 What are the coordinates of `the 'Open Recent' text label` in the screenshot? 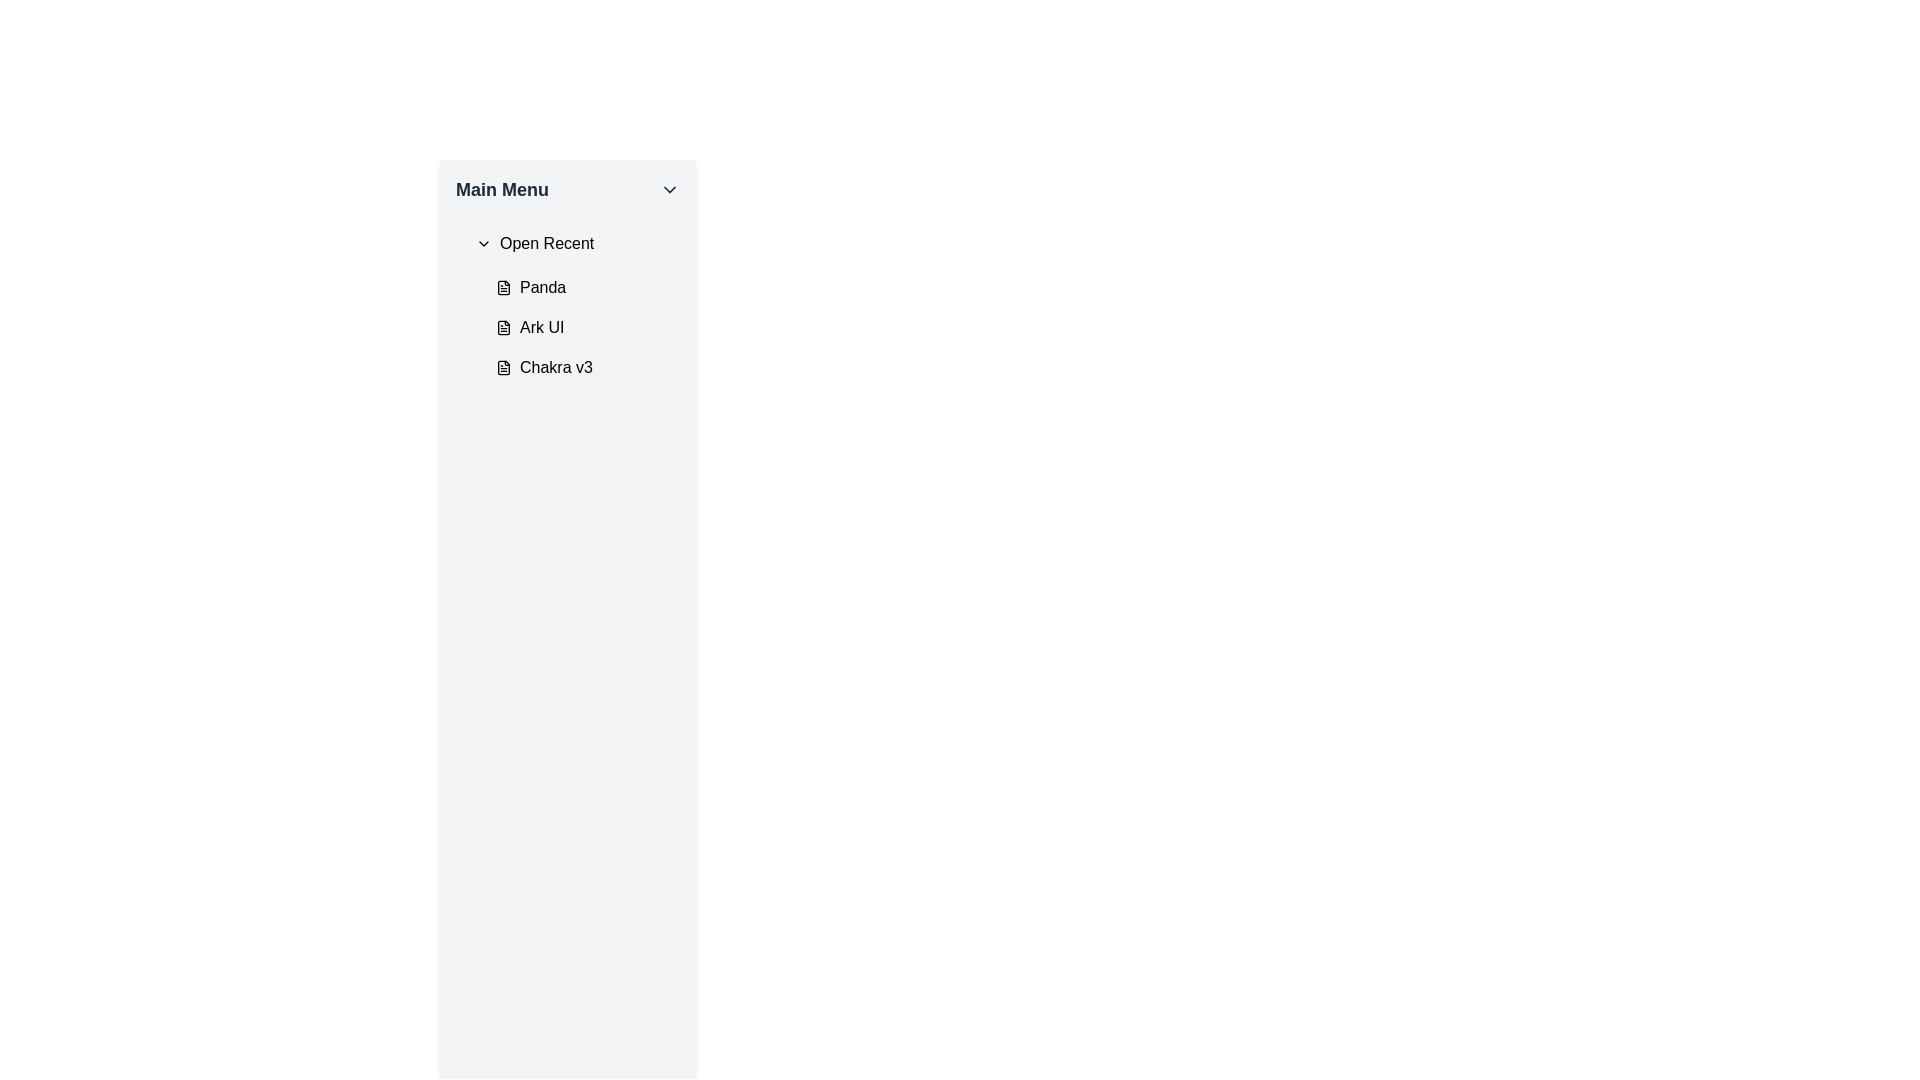 It's located at (547, 242).